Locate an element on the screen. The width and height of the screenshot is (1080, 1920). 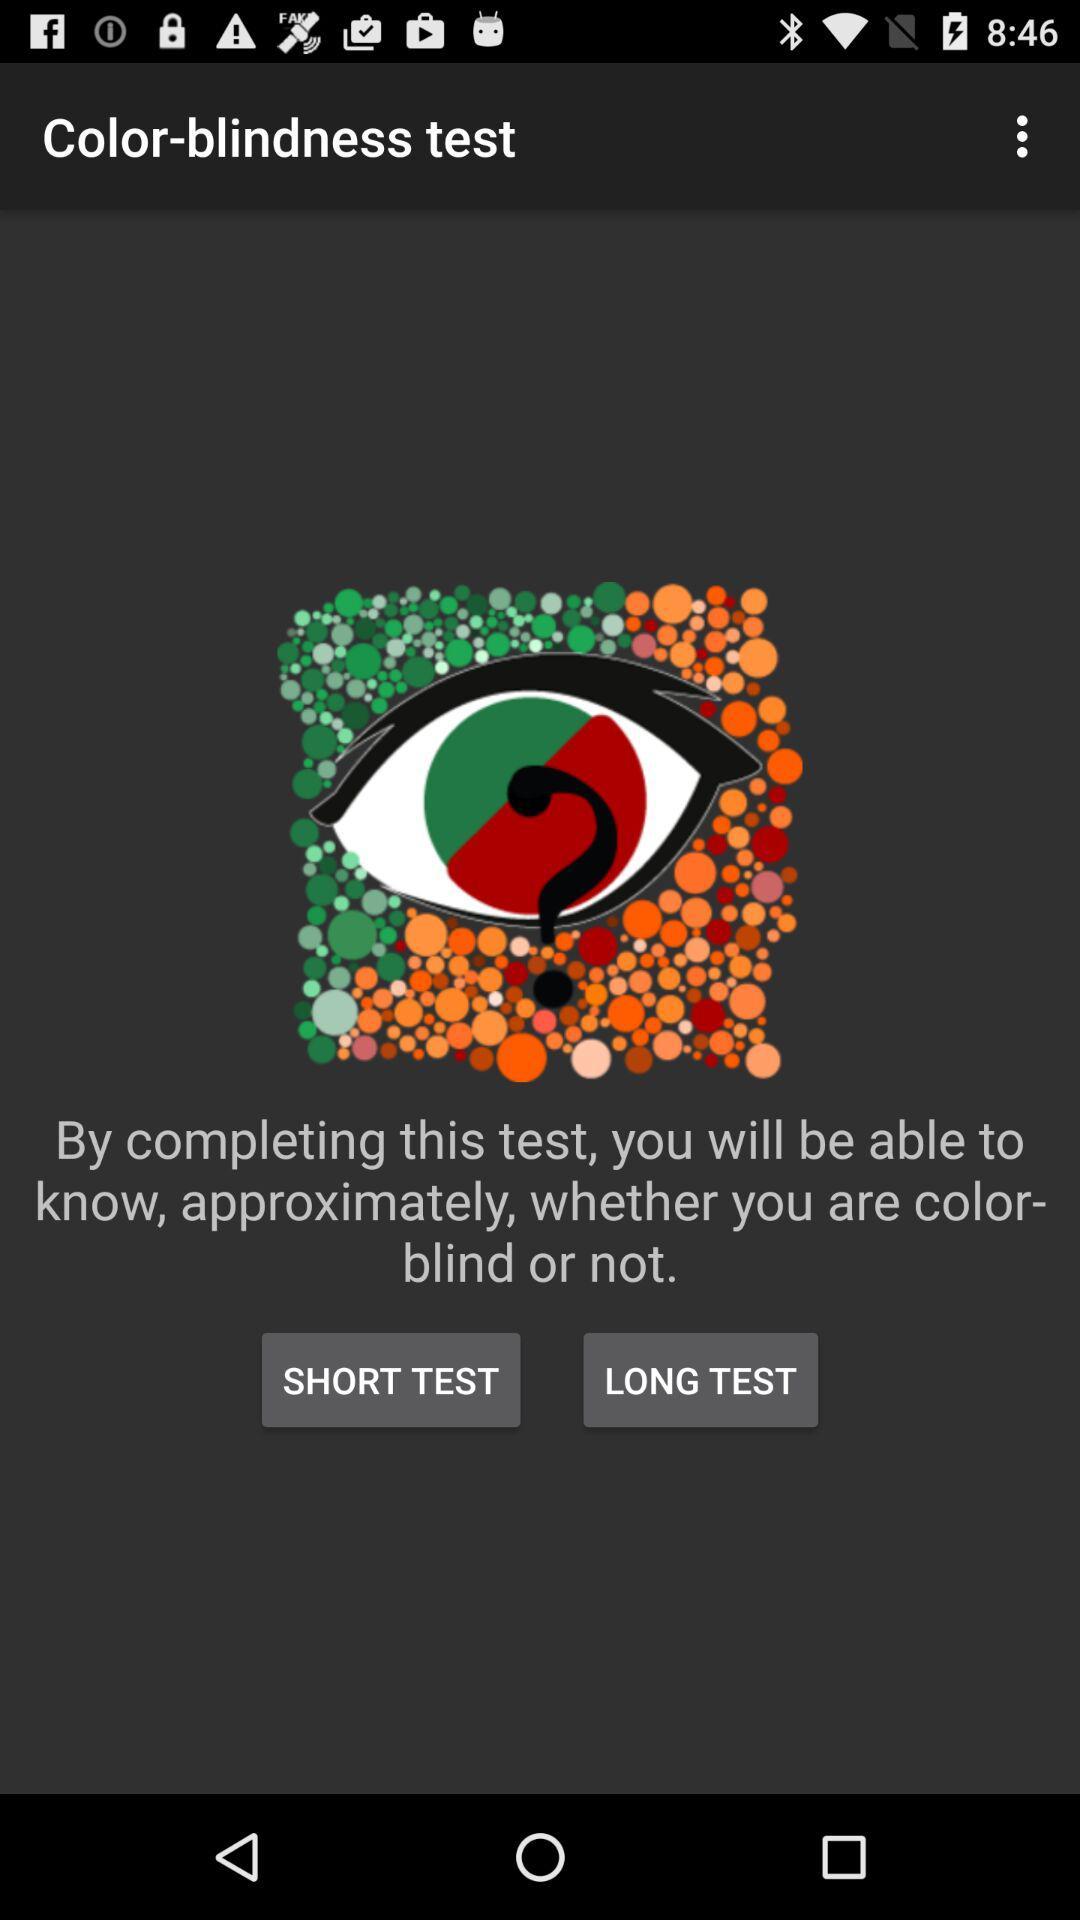
item next to the color-blindness test icon is located at coordinates (1027, 135).